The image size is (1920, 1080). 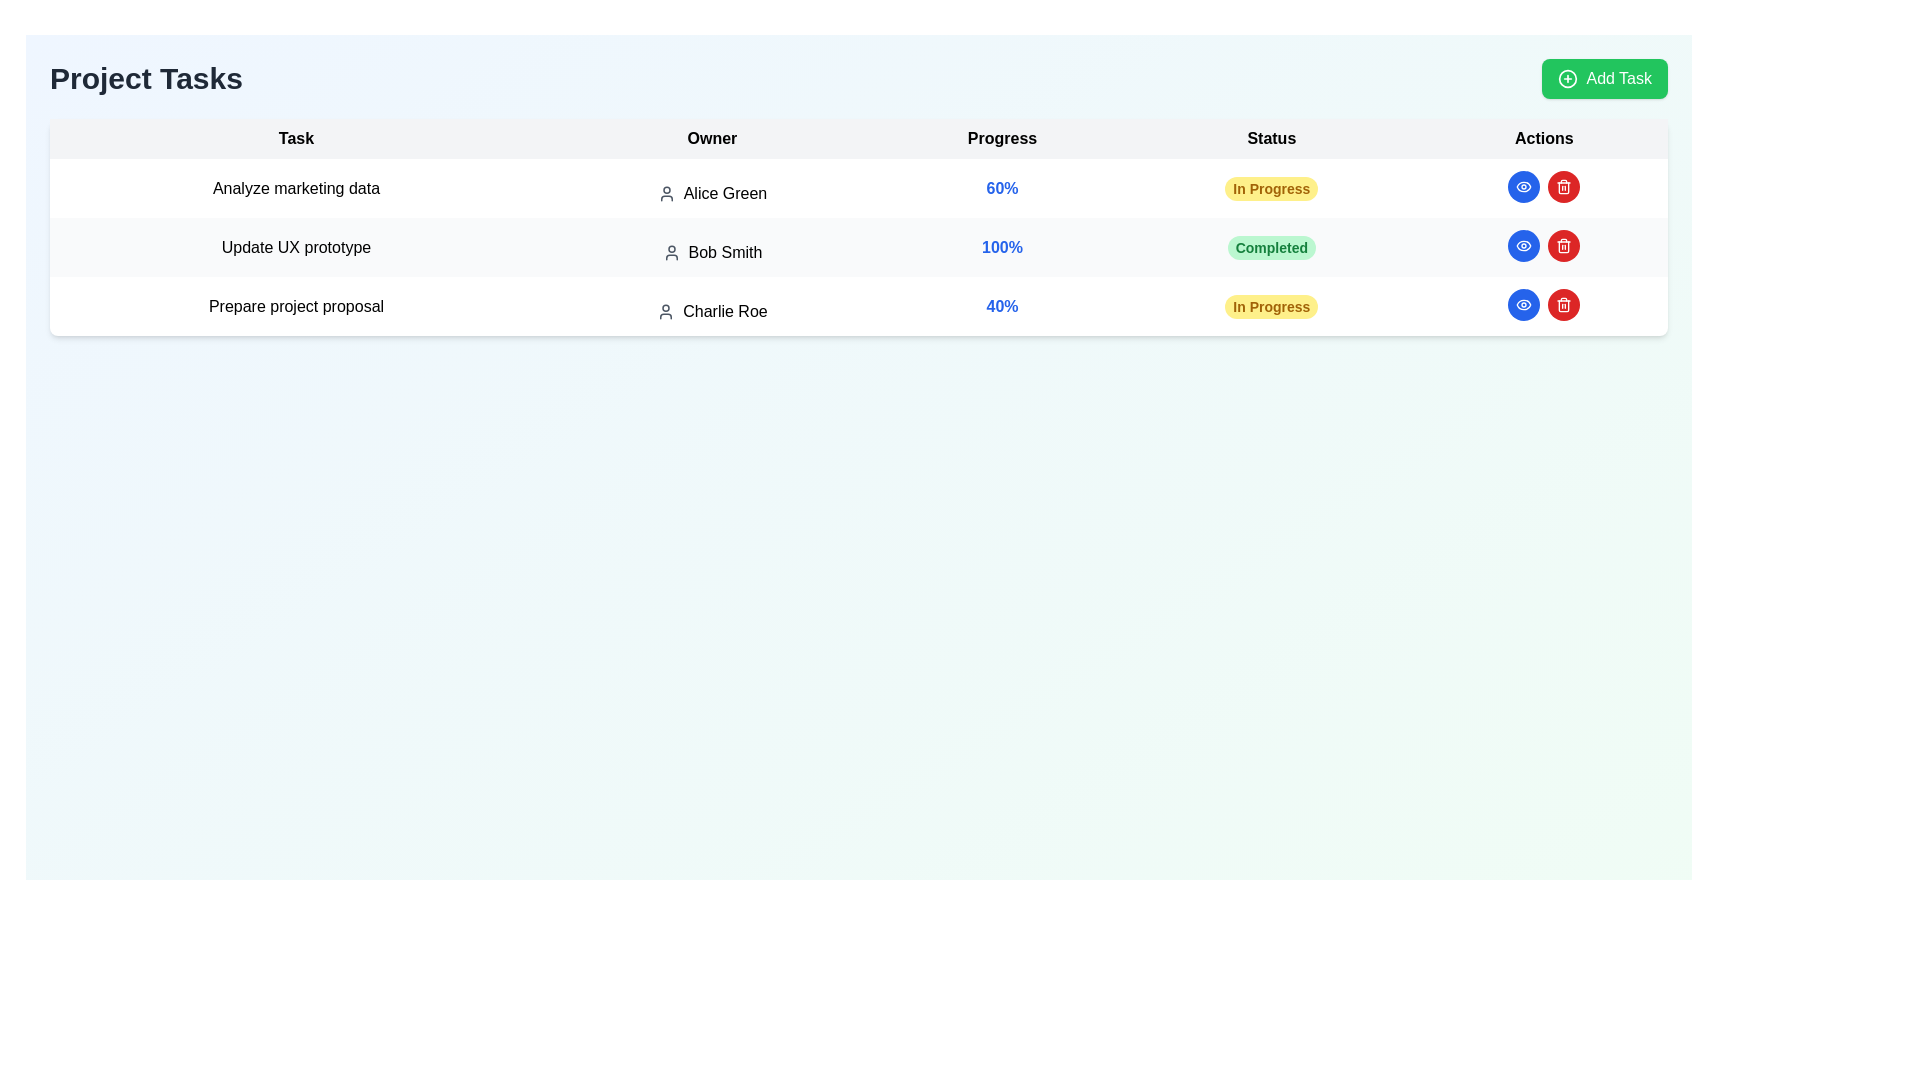 What do you see at coordinates (1543, 304) in the screenshot?
I see `the red trash button in the 'Actions' column of the row for the task 'Prepare project proposal'` at bounding box center [1543, 304].